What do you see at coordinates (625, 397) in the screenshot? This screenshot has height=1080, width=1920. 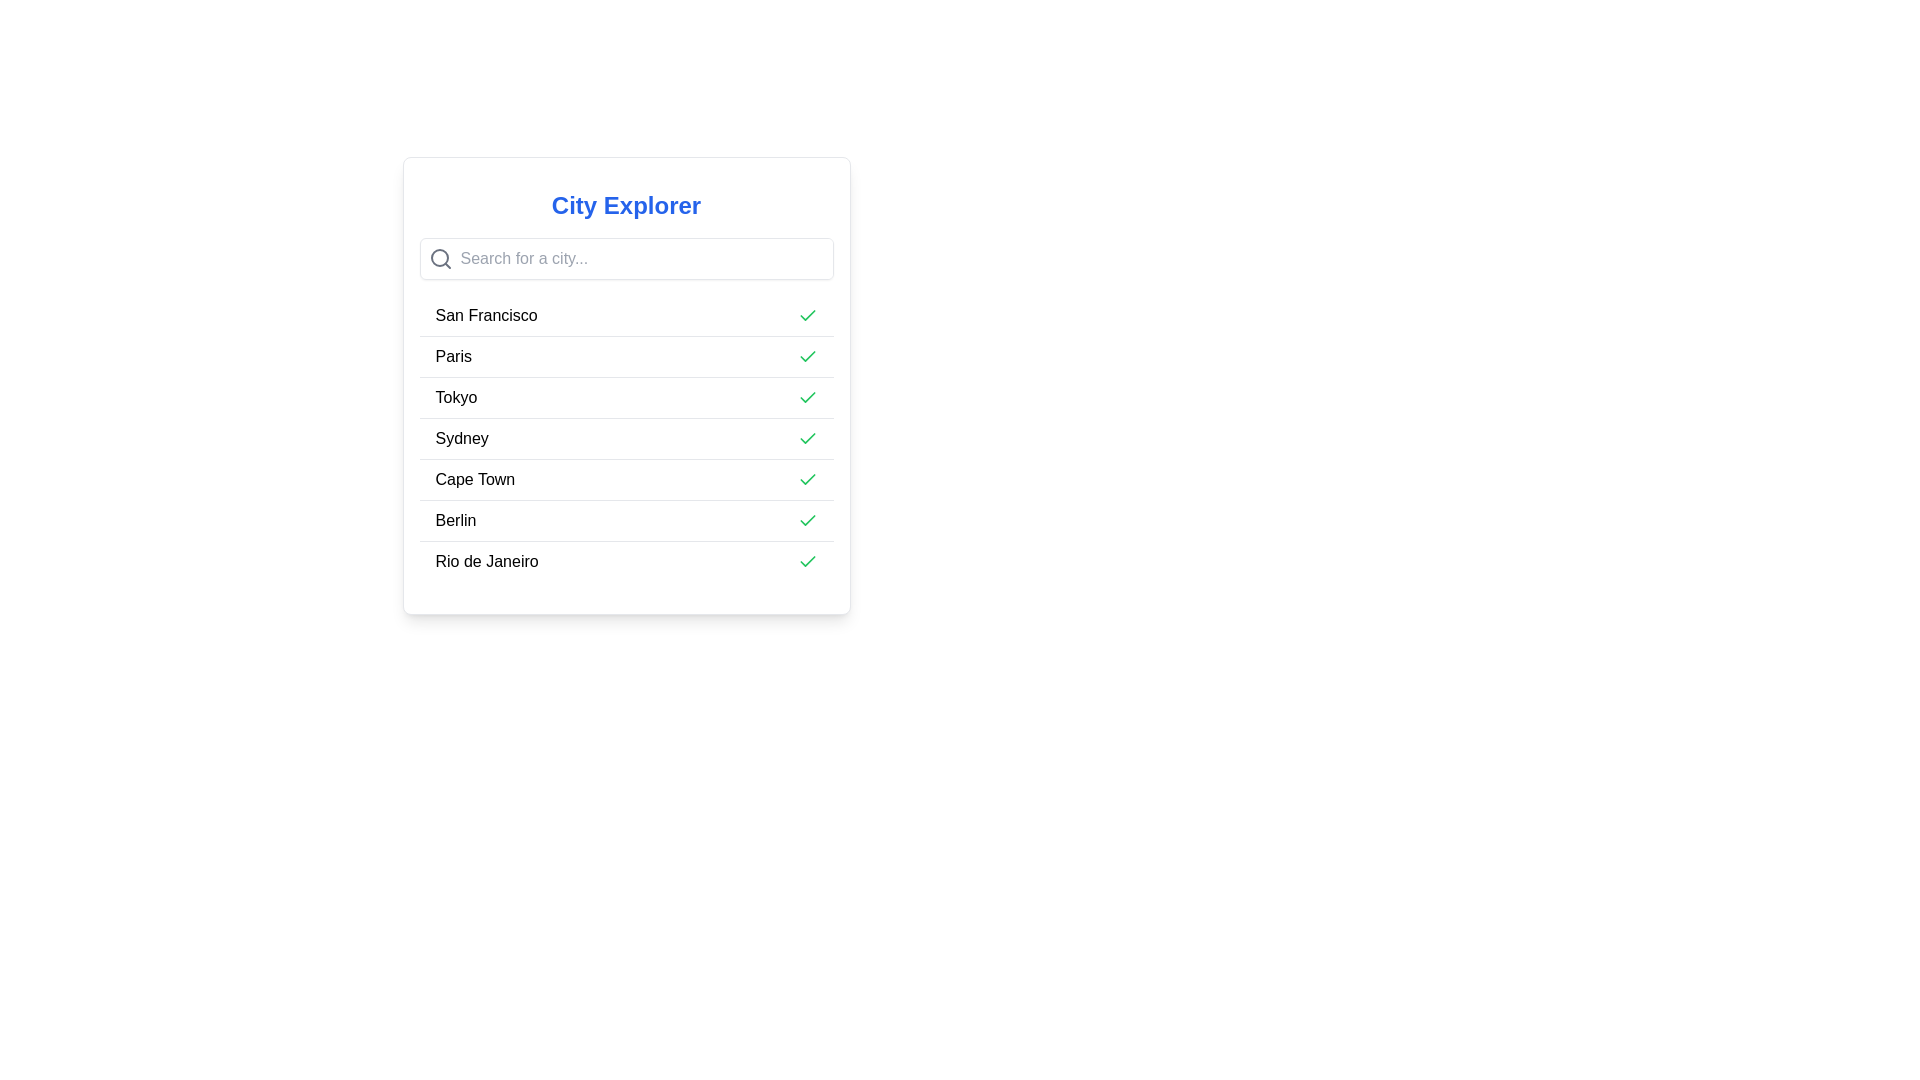 I see `the list item labeled 'Tokyo', which is the third option in the vertically stacked menu of the dialog box` at bounding box center [625, 397].